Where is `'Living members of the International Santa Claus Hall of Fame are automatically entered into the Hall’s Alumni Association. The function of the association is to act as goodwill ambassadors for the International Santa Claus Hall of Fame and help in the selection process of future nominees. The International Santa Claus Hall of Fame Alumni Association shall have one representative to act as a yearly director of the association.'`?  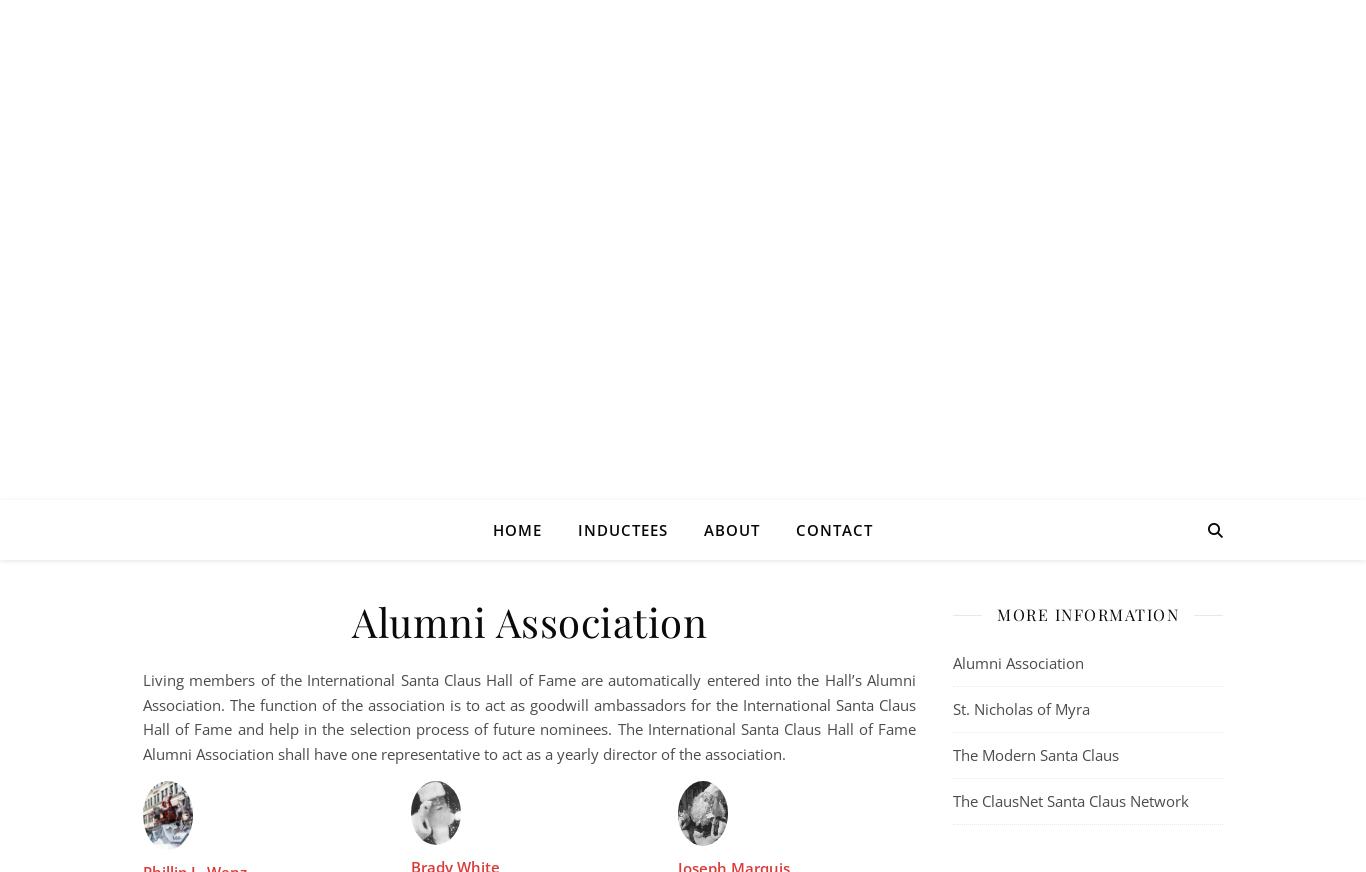
'Living members of the International Santa Claus Hall of Fame are automatically entered into the Hall’s Alumni Association. The function of the association is to act as goodwill ambassadors for the International Santa Claus Hall of Fame and help in the selection process of future nominees. The International Santa Claus Hall of Fame Alumni Association shall have one representative to act as a yearly director of the association.' is located at coordinates (529, 715).